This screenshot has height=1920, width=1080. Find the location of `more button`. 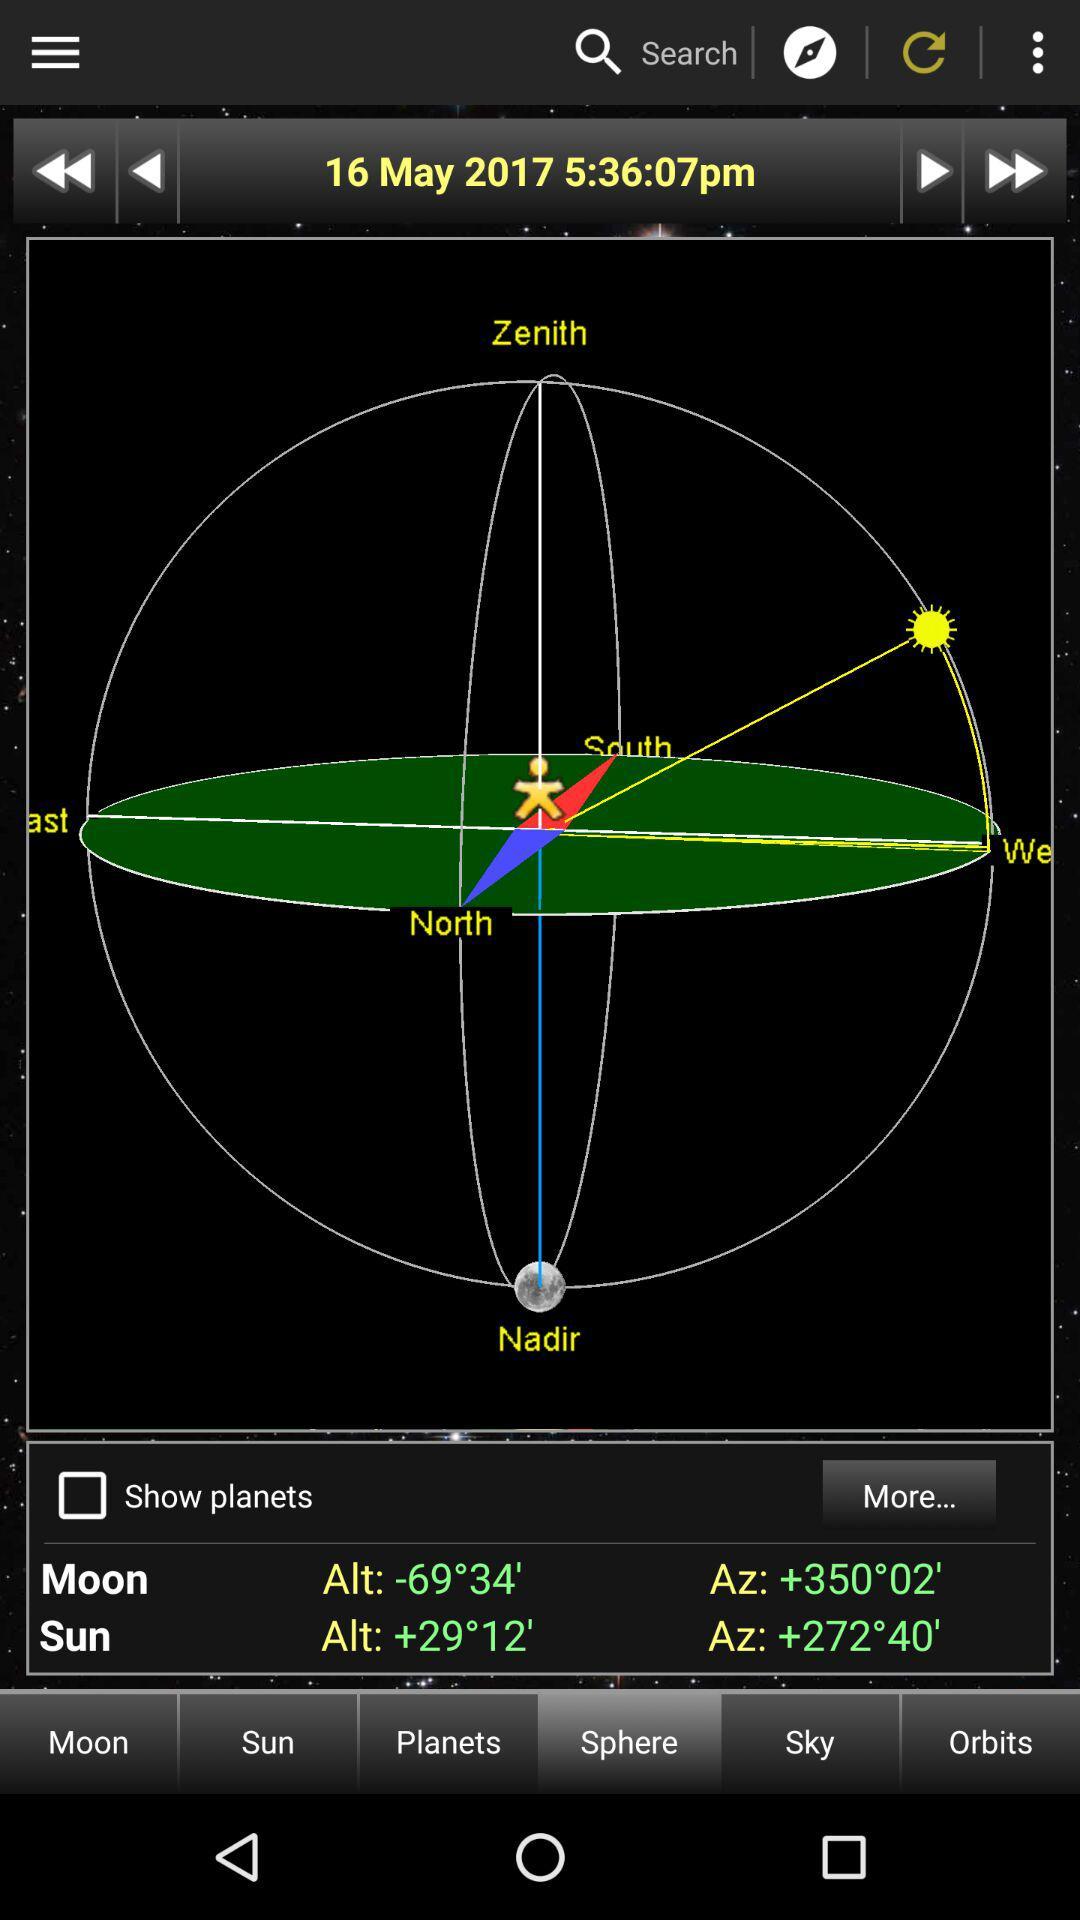

more button is located at coordinates (1036, 52).